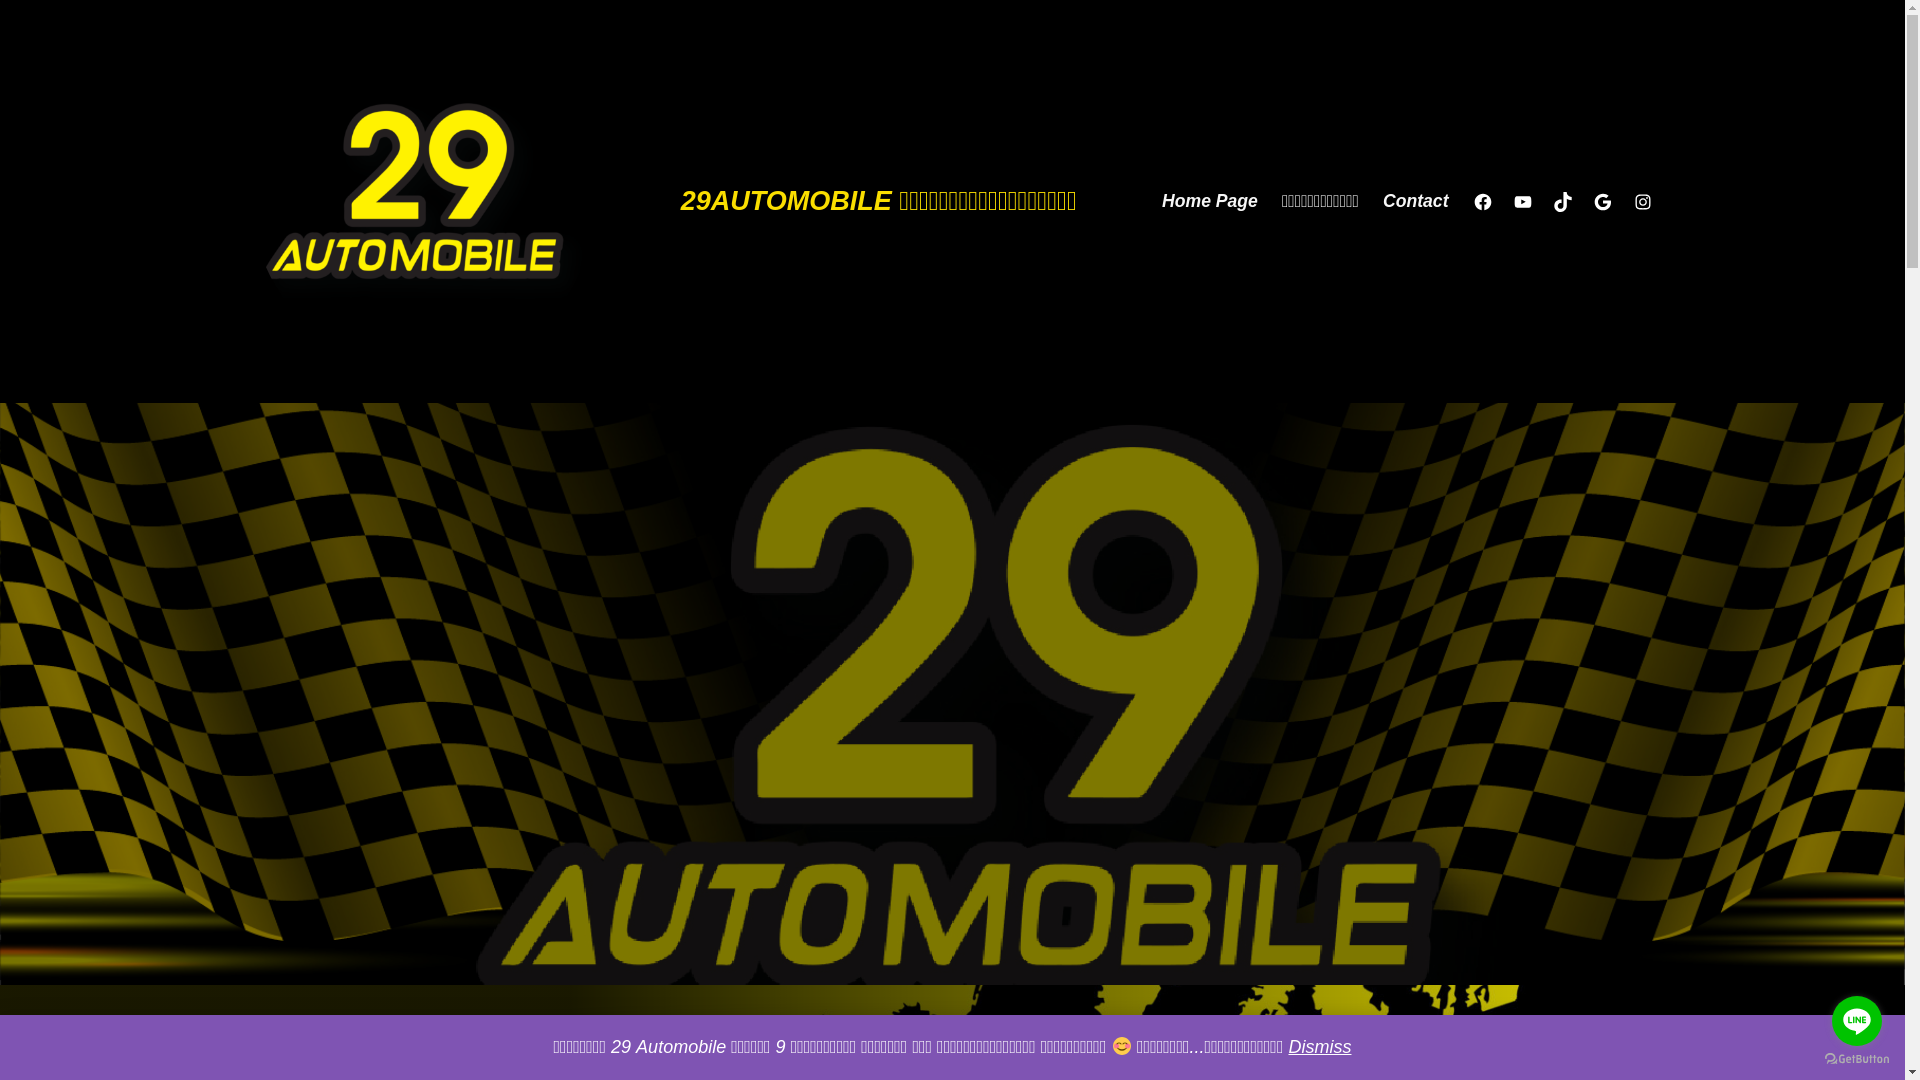  What do you see at coordinates (1287, 1045) in the screenshot?
I see `'Dismiss'` at bounding box center [1287, 1045].